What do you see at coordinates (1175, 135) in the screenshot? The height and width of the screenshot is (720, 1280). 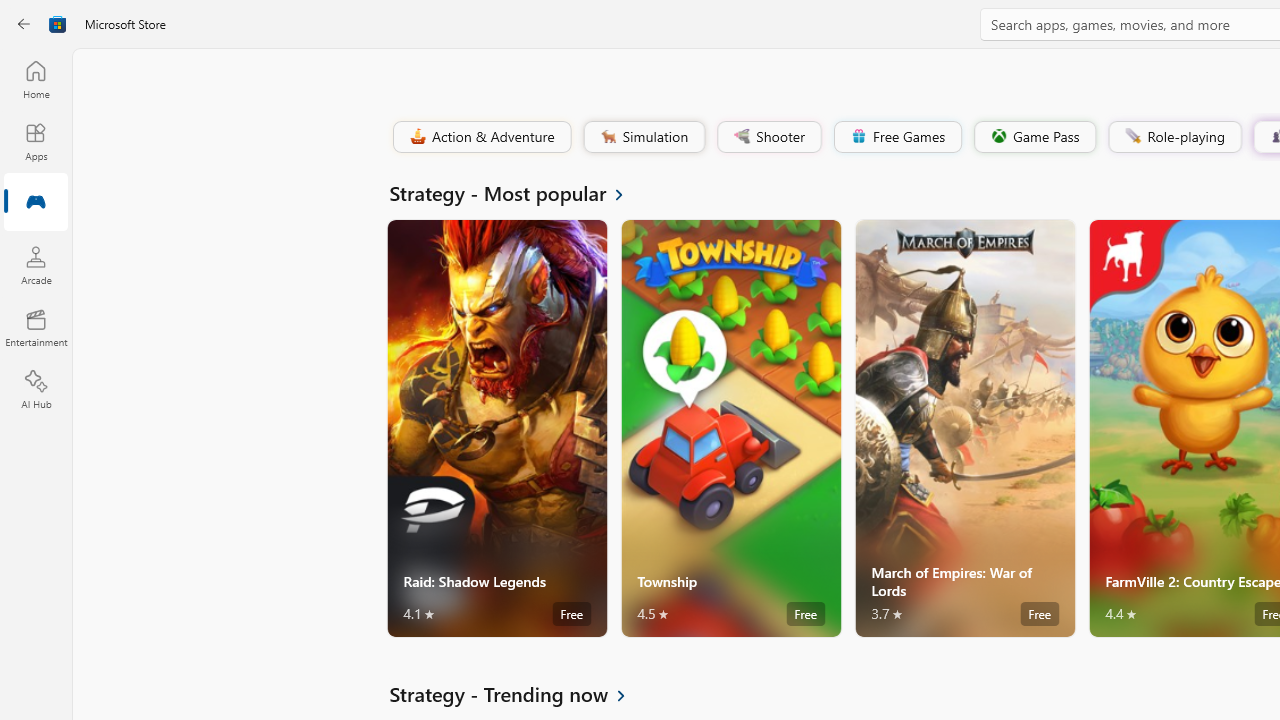 I see `'Role-playing'` at bounding box center [1175, 135].